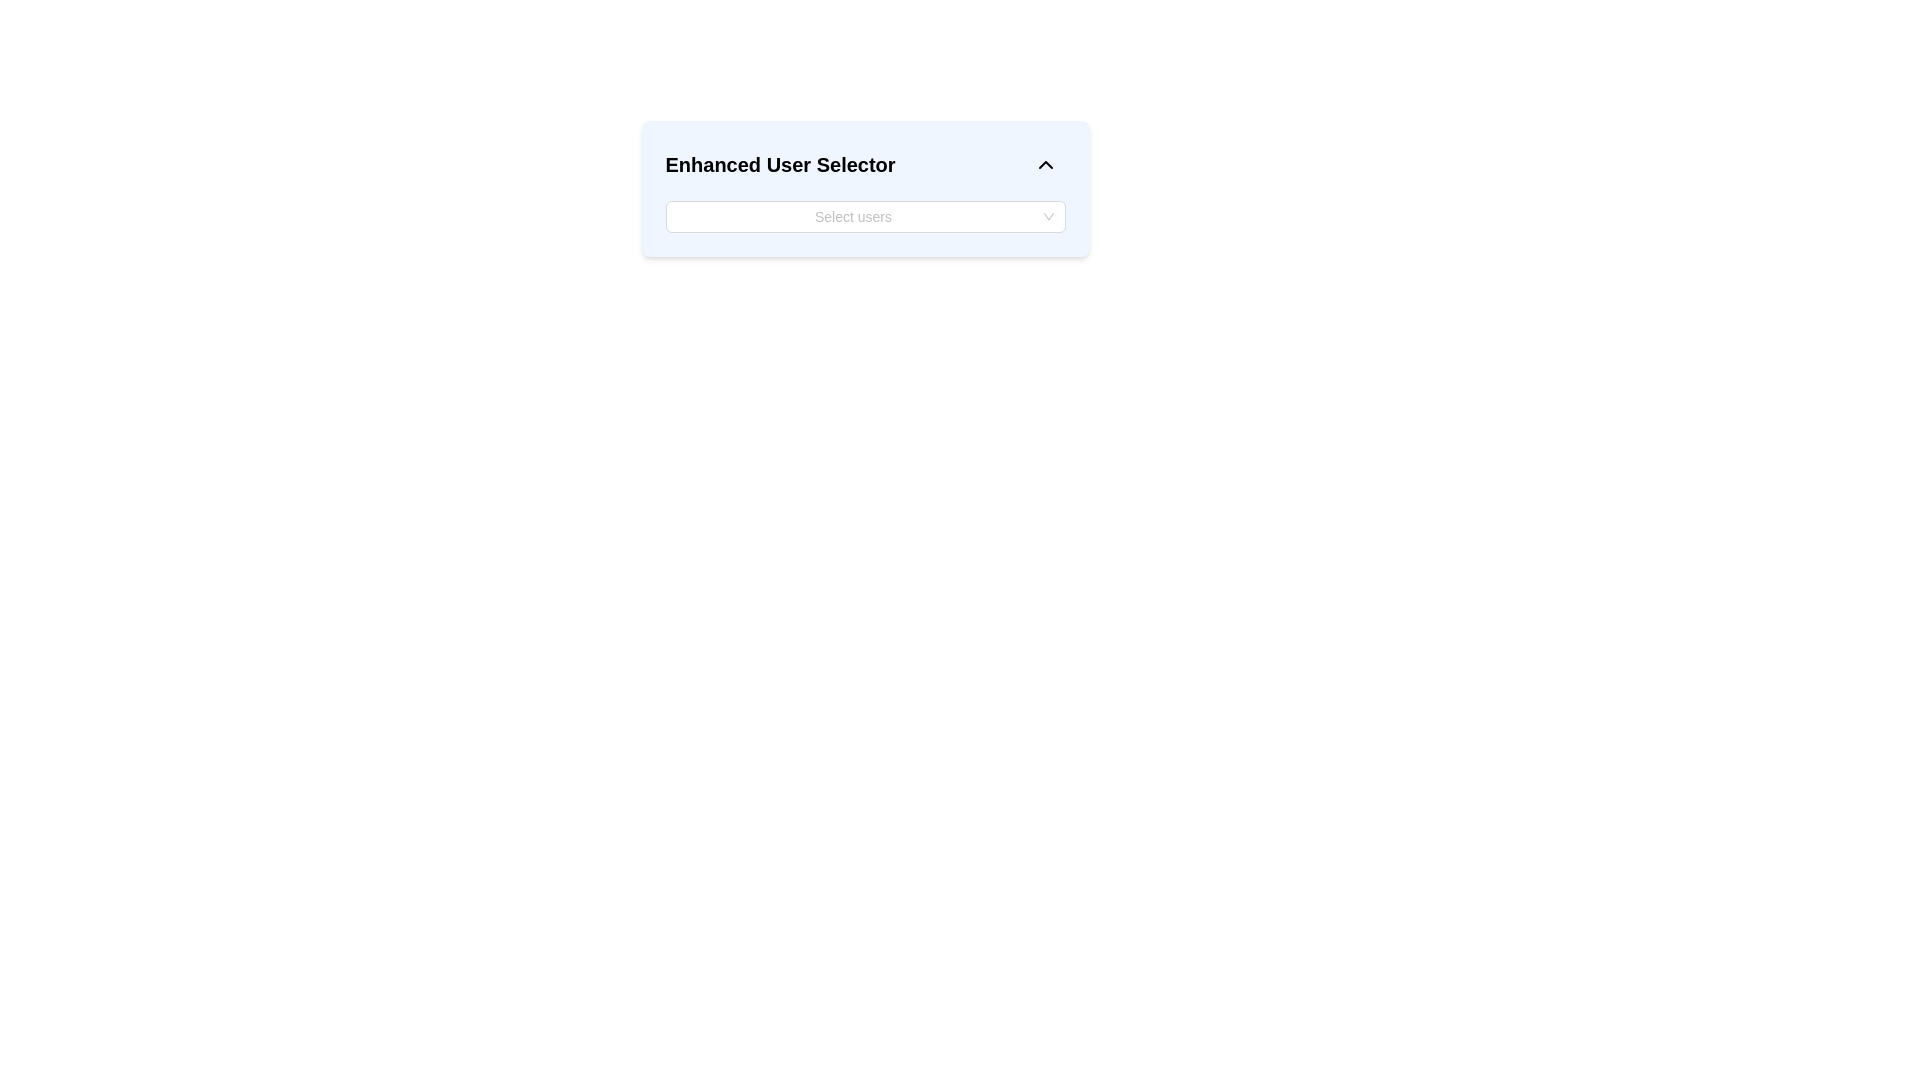 The height and width of the screenshot is (1080, 1920). What do you see at coordinates (865, 216) in the screenshot?
I see `the Dropdown menu located below the title 'Enhanced User Selector', which allows users to select one or more users from a list and is the second key component` at bounding box center [865, 216].